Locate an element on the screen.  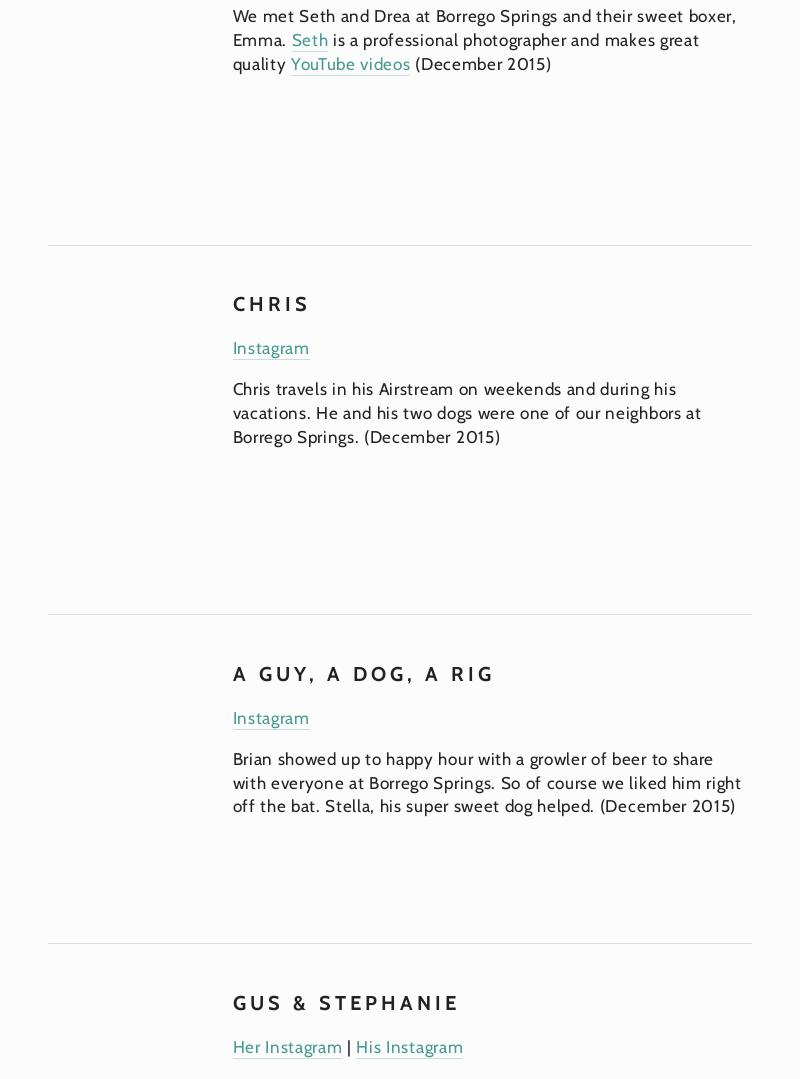
'Chris' is located at coordinates (270, 302).